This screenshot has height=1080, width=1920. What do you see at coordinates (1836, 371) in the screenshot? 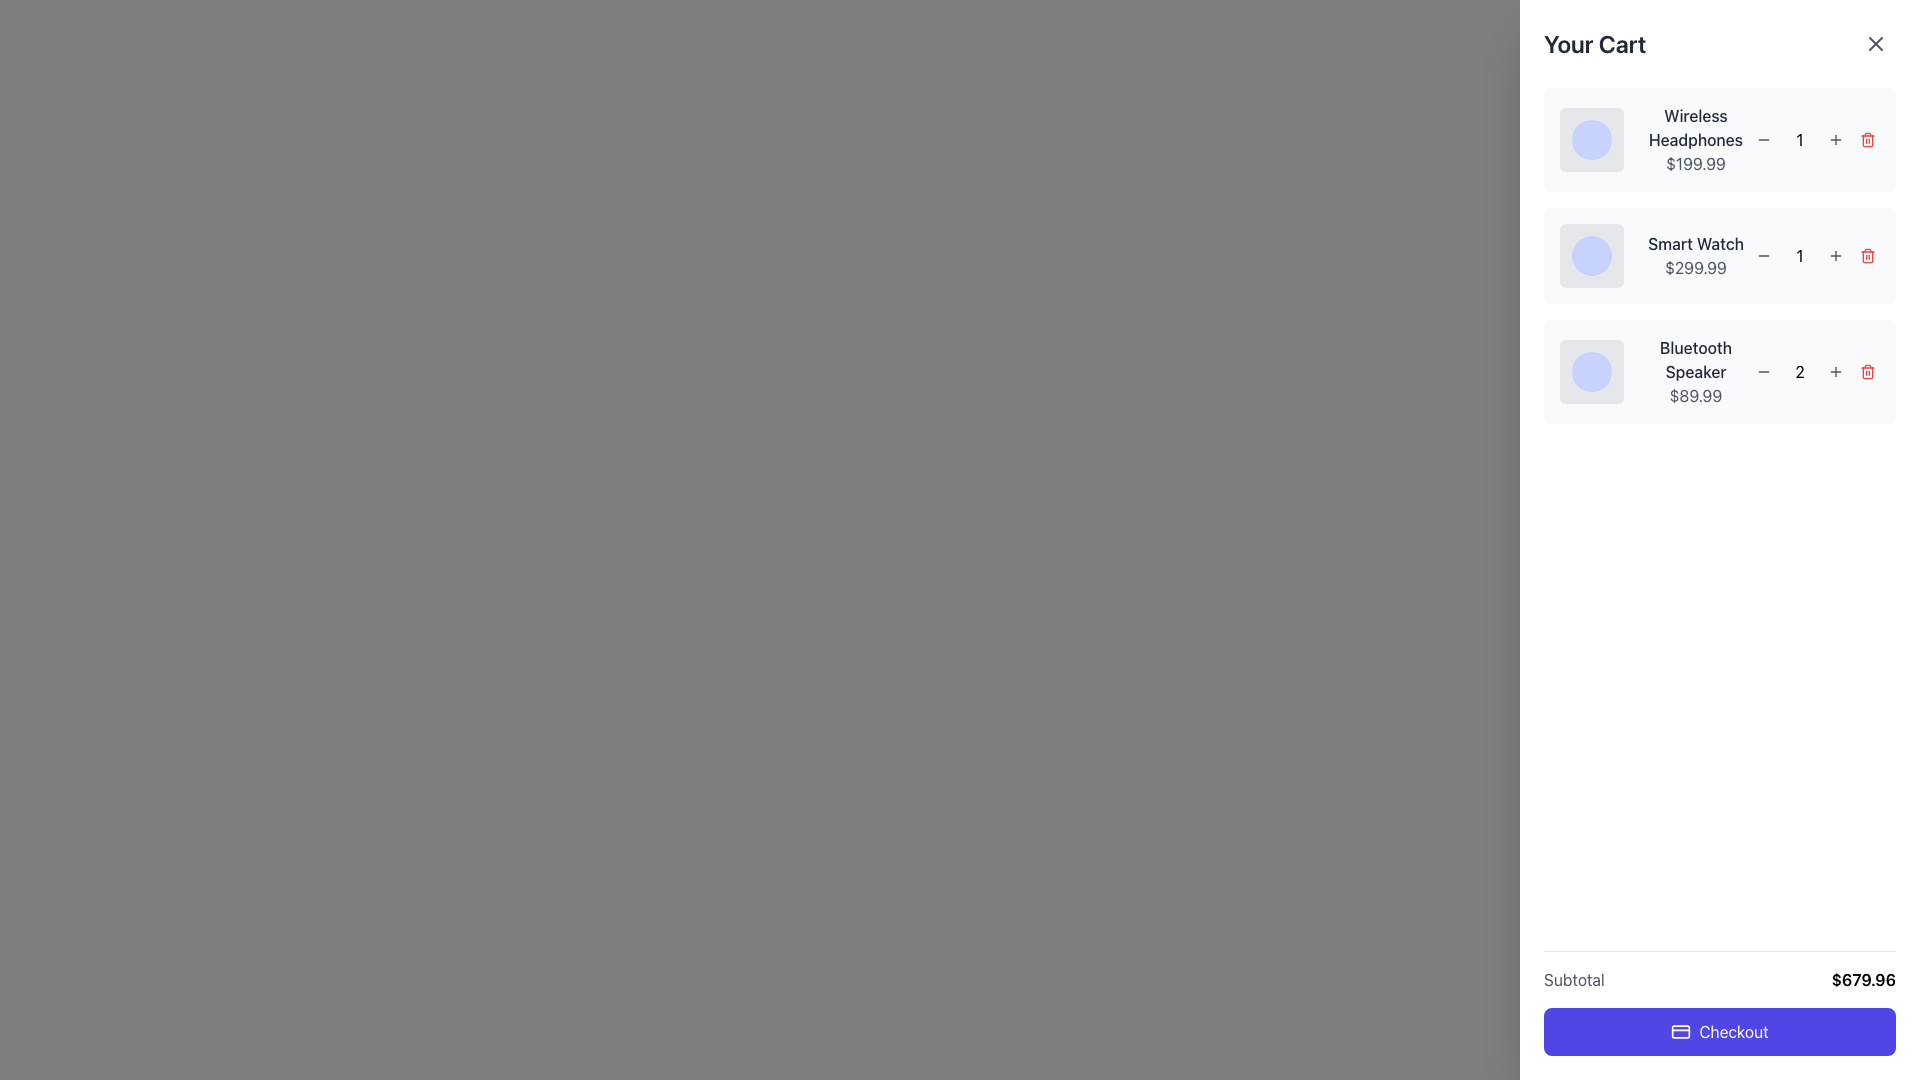
I see `the small plus icon with a gray outline inside the rounded button next to the 'Bluetooth Speaker' item in the shopping cart to increment the item quantity` at bounding box center [1836, 371].